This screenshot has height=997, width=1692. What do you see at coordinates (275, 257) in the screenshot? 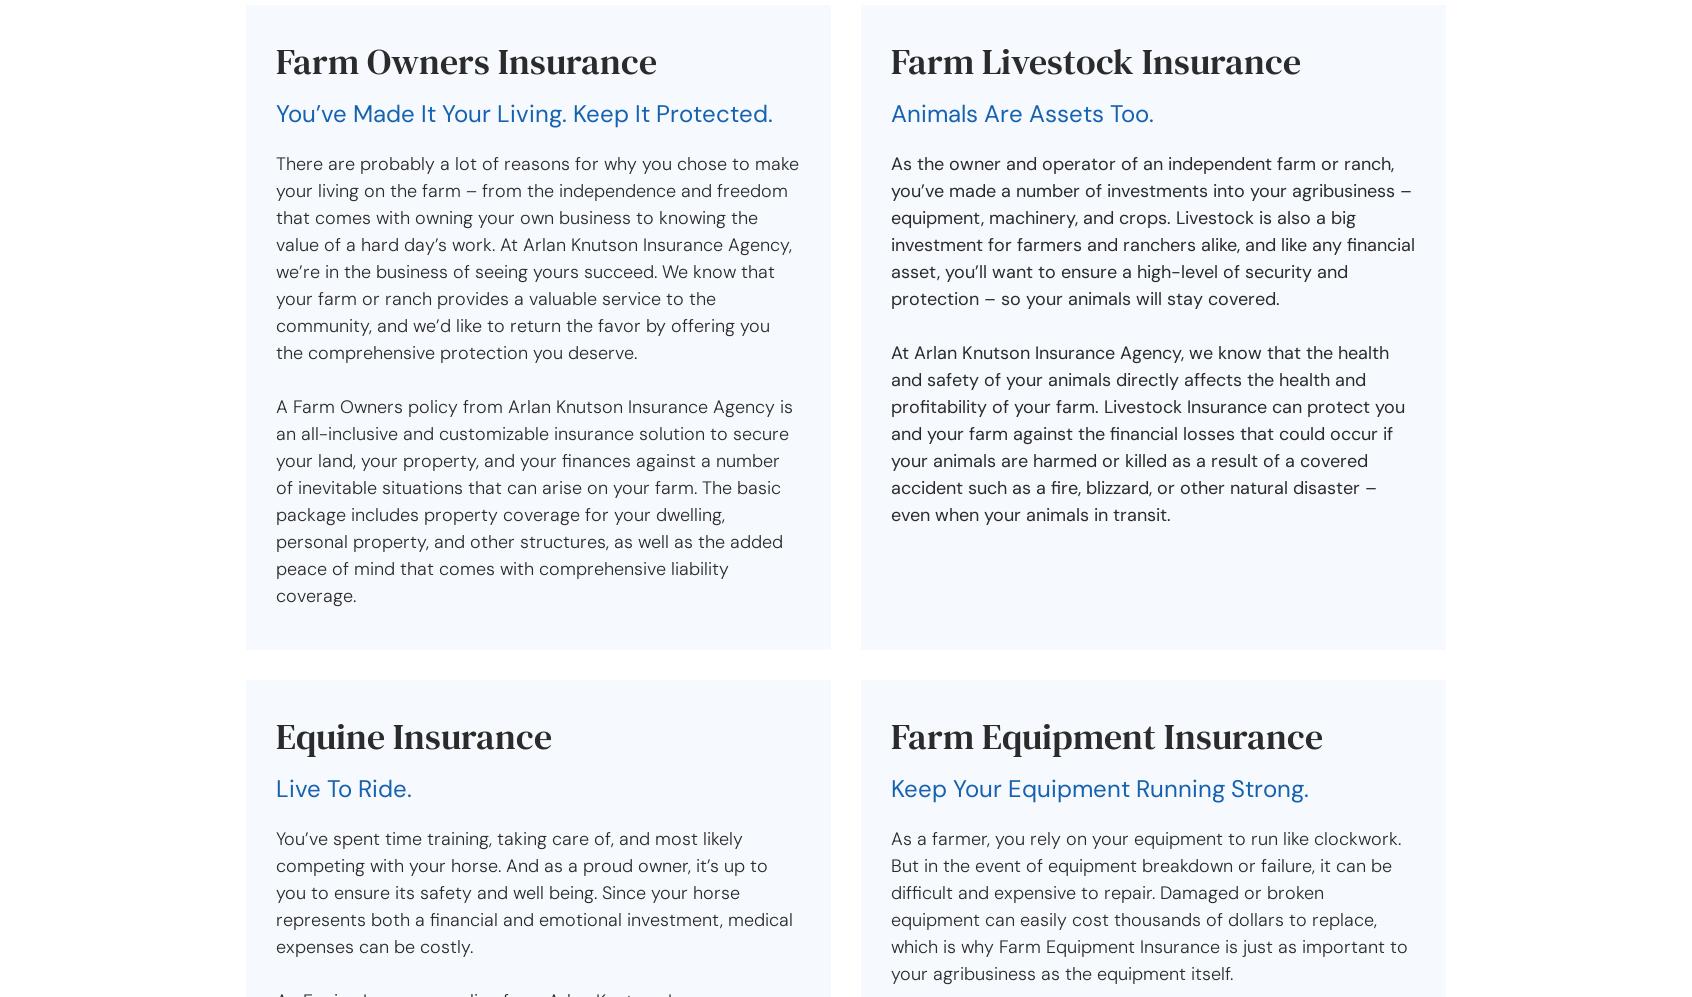
I see `'There are probably a lot of reasons for why you chose to make your living on the farm – from the independence and freedom that comes with owning your own business to knowing the value of a hard day’s work. At Arlan Knutson Insurance Agency, we’re in the business of seeing yours succeed. We know that your farm or ranch provides a valuable service to the community, and we’d like to return the favor by offering you the comprehensive protection you deserve.'` at bounding box center [275, 257].